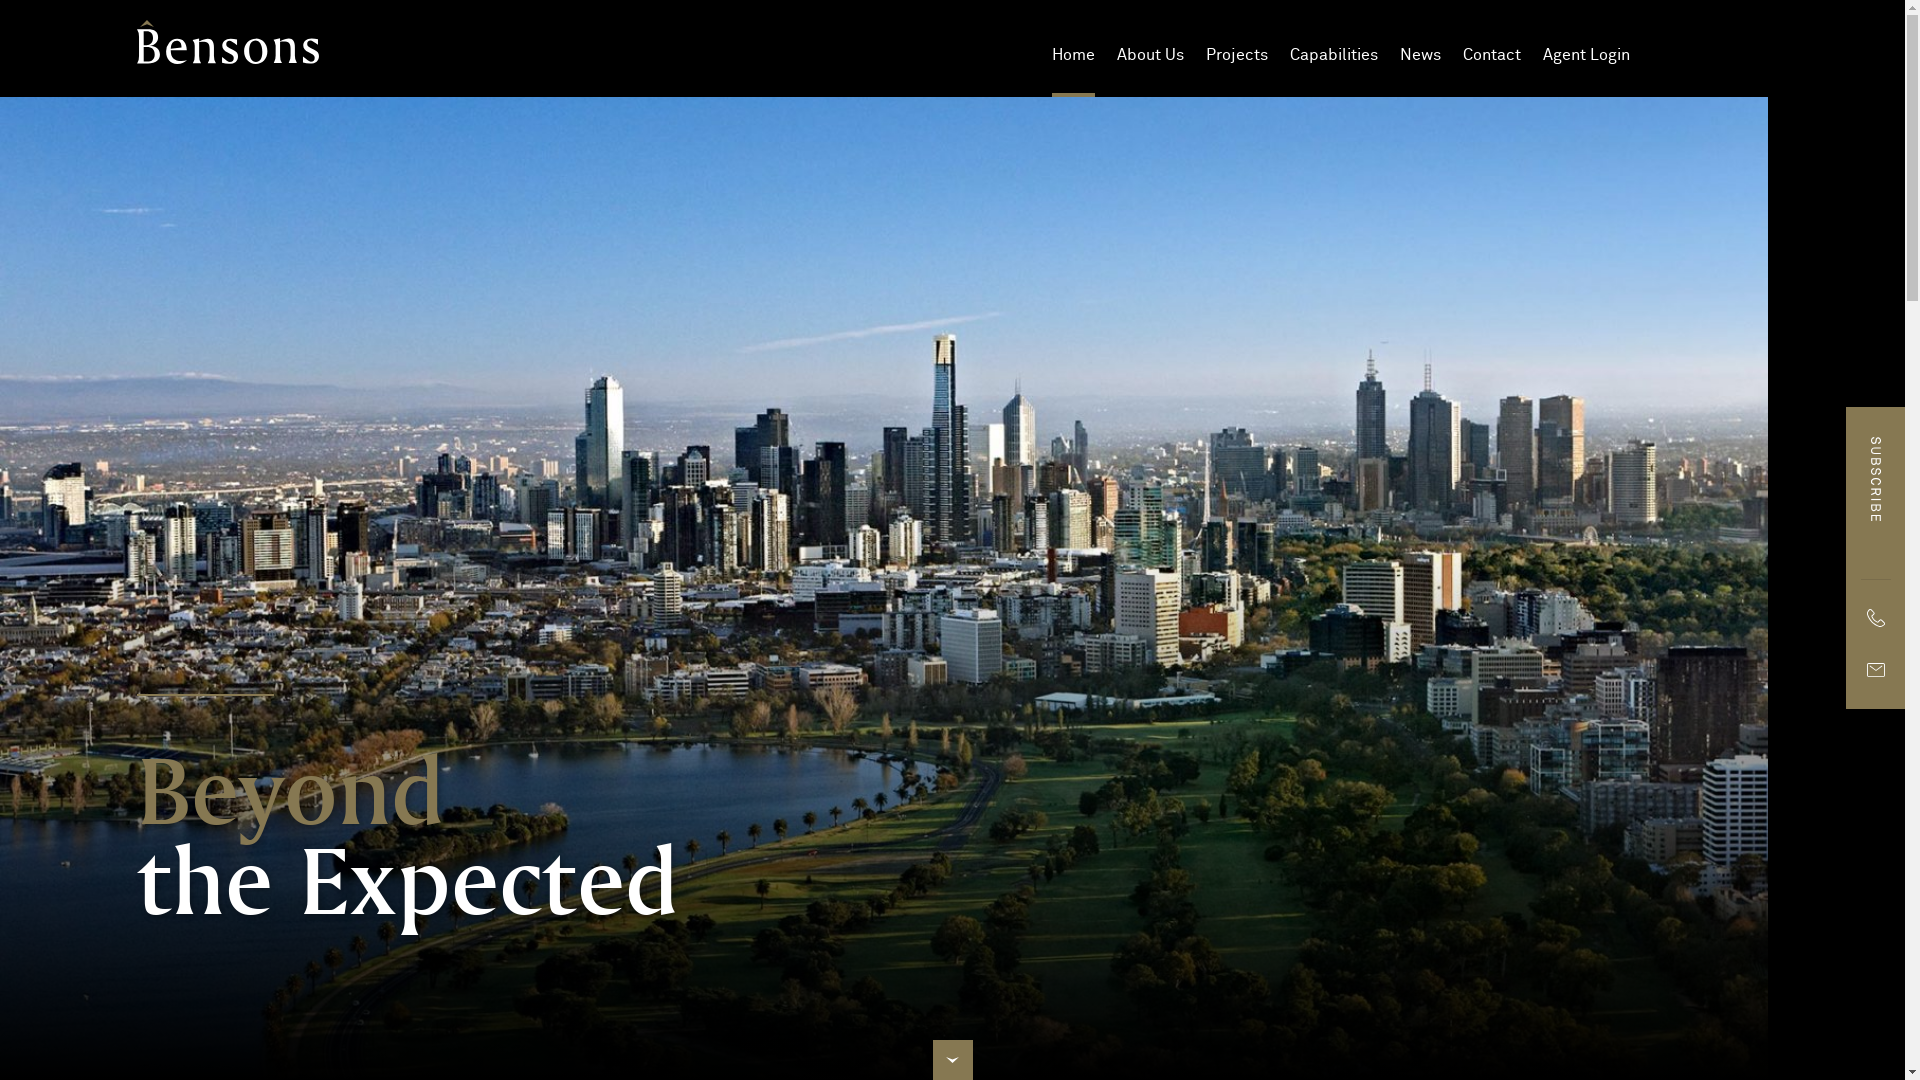 Image resolution: width=1920 pixels, height=1080 pixels. Describe the element at coordinates (1492, 53) in the screenshot. I see `'Contact'` at that location.